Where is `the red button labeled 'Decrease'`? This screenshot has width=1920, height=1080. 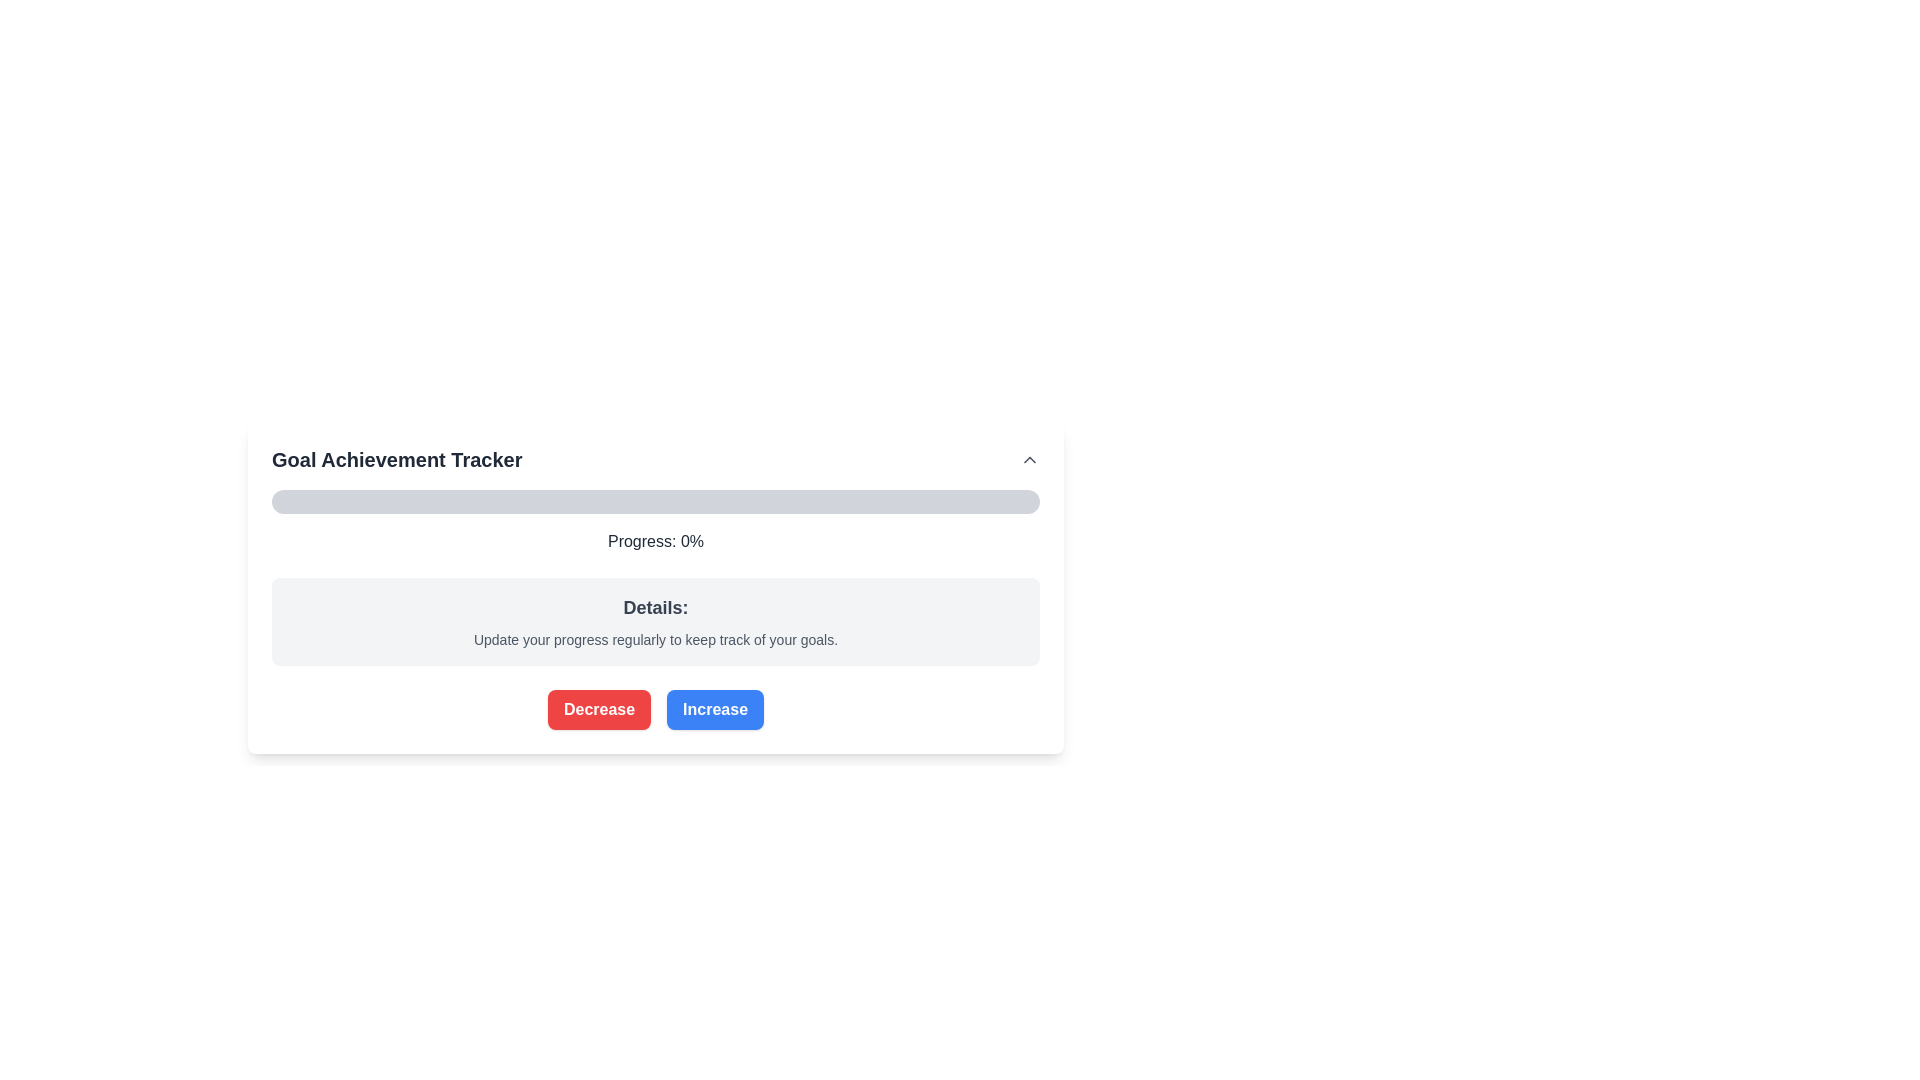
the red button labeled 'Decrease' is located at coordinates (598, 708).